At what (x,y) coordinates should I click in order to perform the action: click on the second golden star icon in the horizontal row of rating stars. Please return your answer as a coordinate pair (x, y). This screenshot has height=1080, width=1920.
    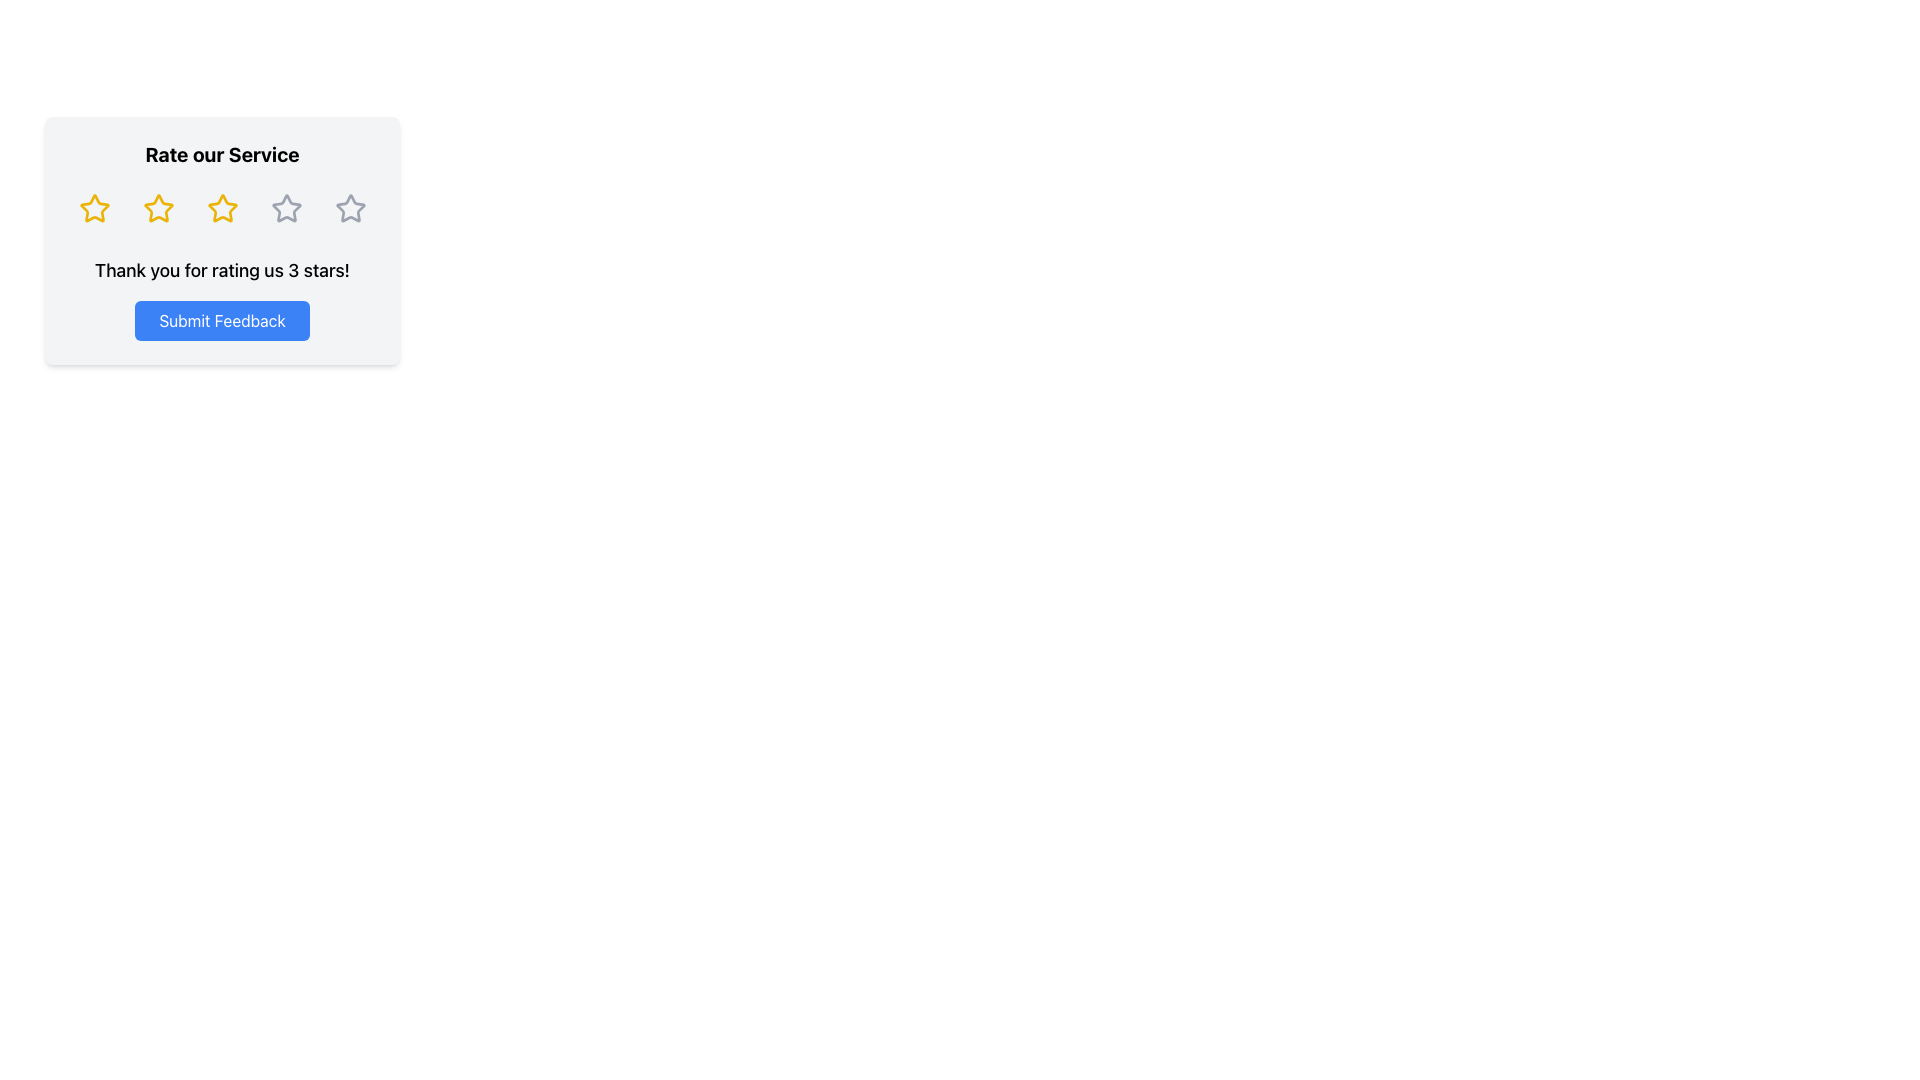
    Looking at the image, I should click on (157, 208).